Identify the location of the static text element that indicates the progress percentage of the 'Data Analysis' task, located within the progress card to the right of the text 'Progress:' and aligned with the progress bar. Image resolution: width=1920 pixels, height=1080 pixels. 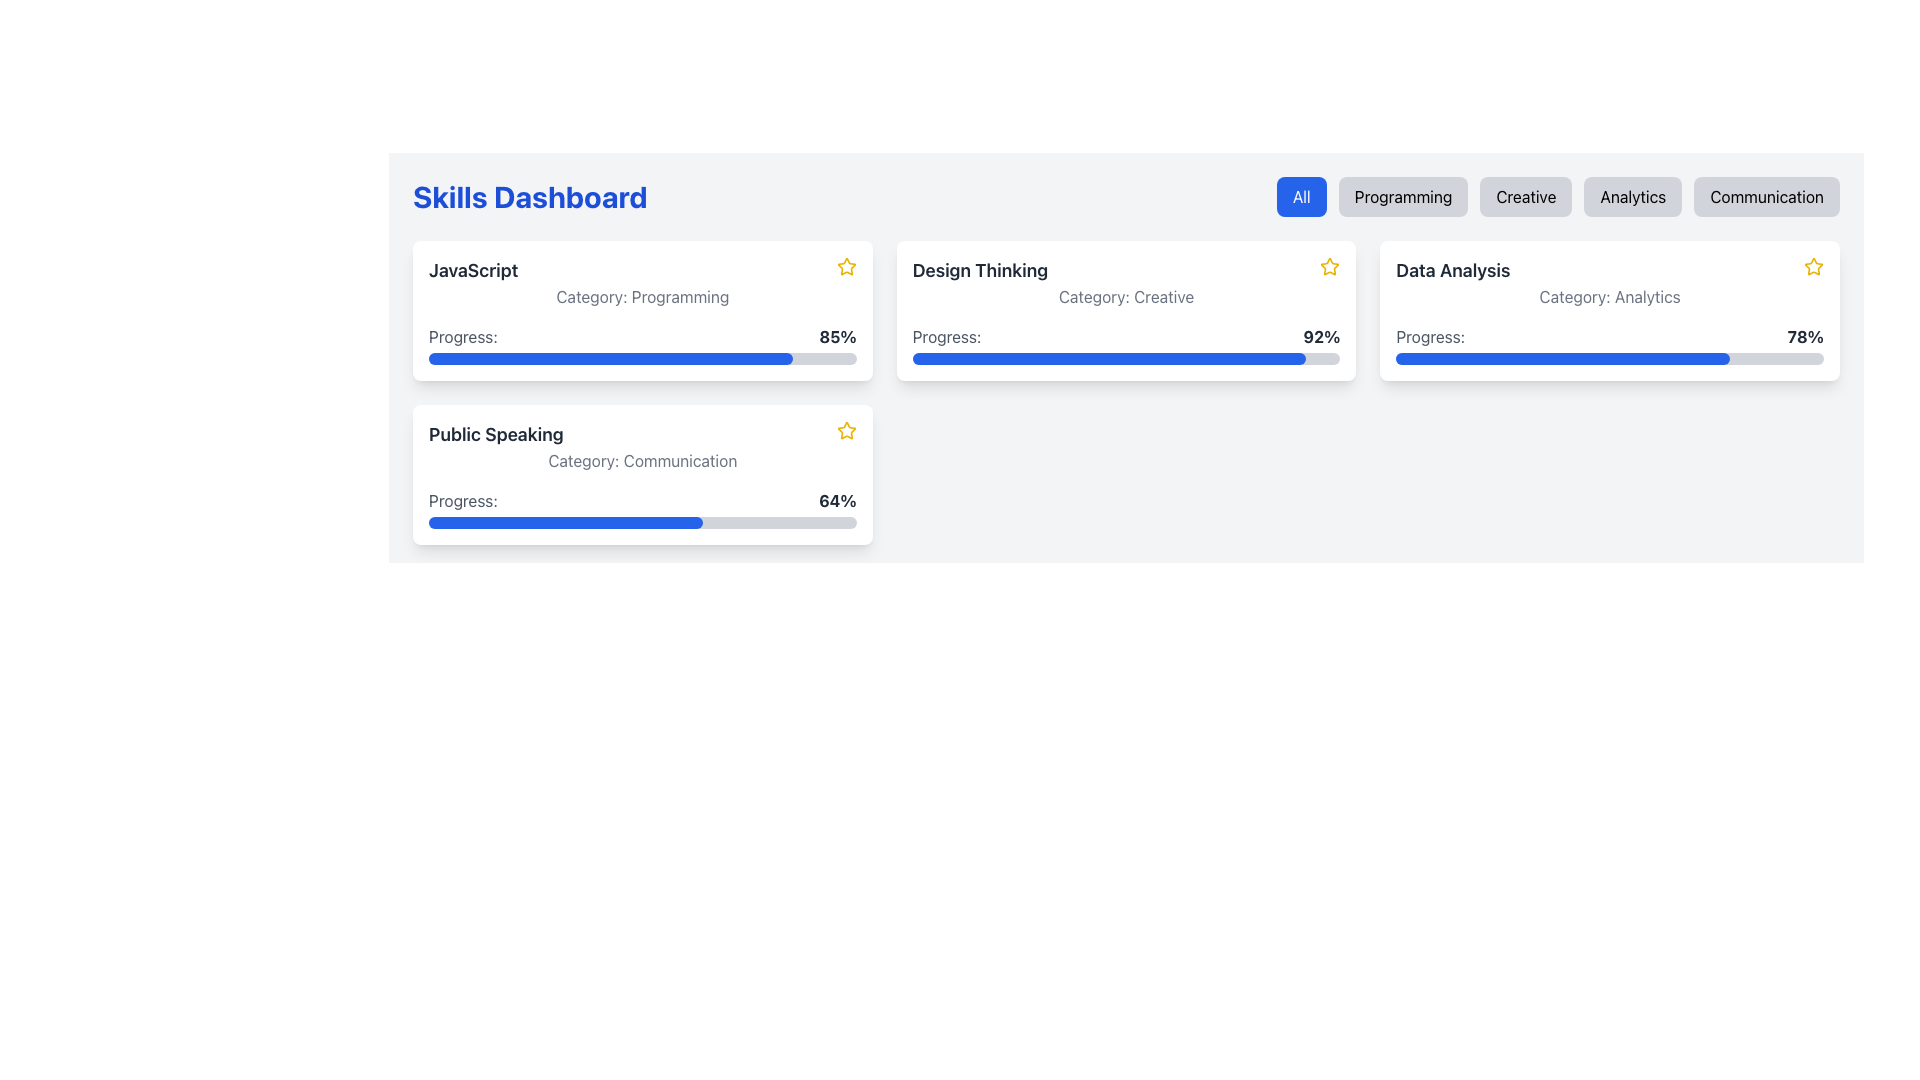
(1805, 335).